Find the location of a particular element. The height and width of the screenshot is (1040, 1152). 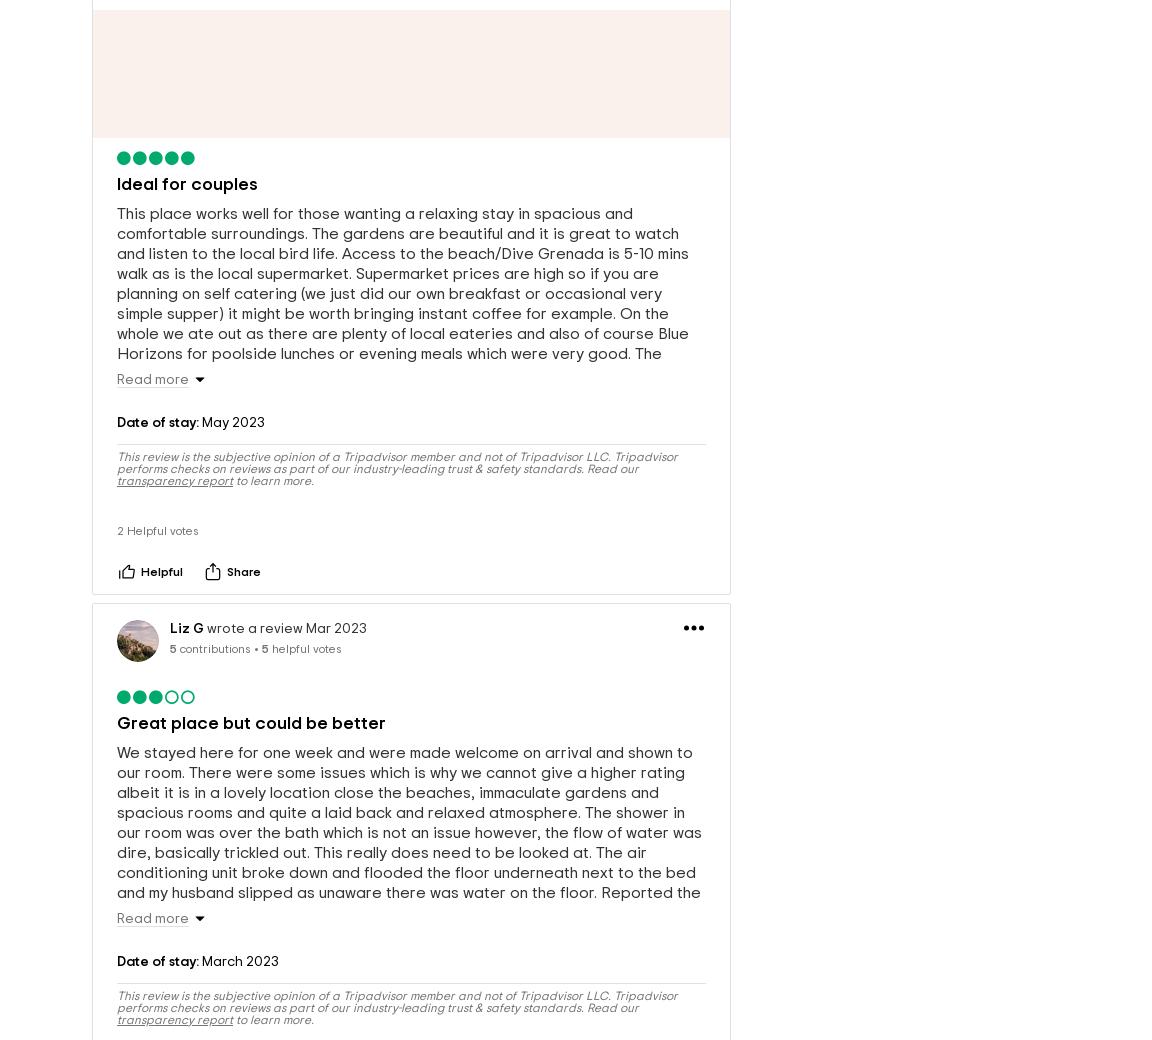

'We stayed here for one week and were made welcome on arrival and shown to our room.  There were some issues which is why we cannot give a higher rating albeit it is in a lovely location close the beaches, immaculate gardens and spacious rooms and quite a laid back and relaxed atmosphere.  The shower in our room was over the bath which is not an issue however, the flow of water was dire, basically trickled out.  This really does need to be looked at.  The air conditioning unit broke down and flooded the floor underneath next to the bed and my husband slipped as unaware there was water on the floor.  Reported the issue early morning and when we got back after being out all day it was still not sorted which resulted in us spending an inordinate amount of time to get sorted and' is located at coordinates (408, 857).